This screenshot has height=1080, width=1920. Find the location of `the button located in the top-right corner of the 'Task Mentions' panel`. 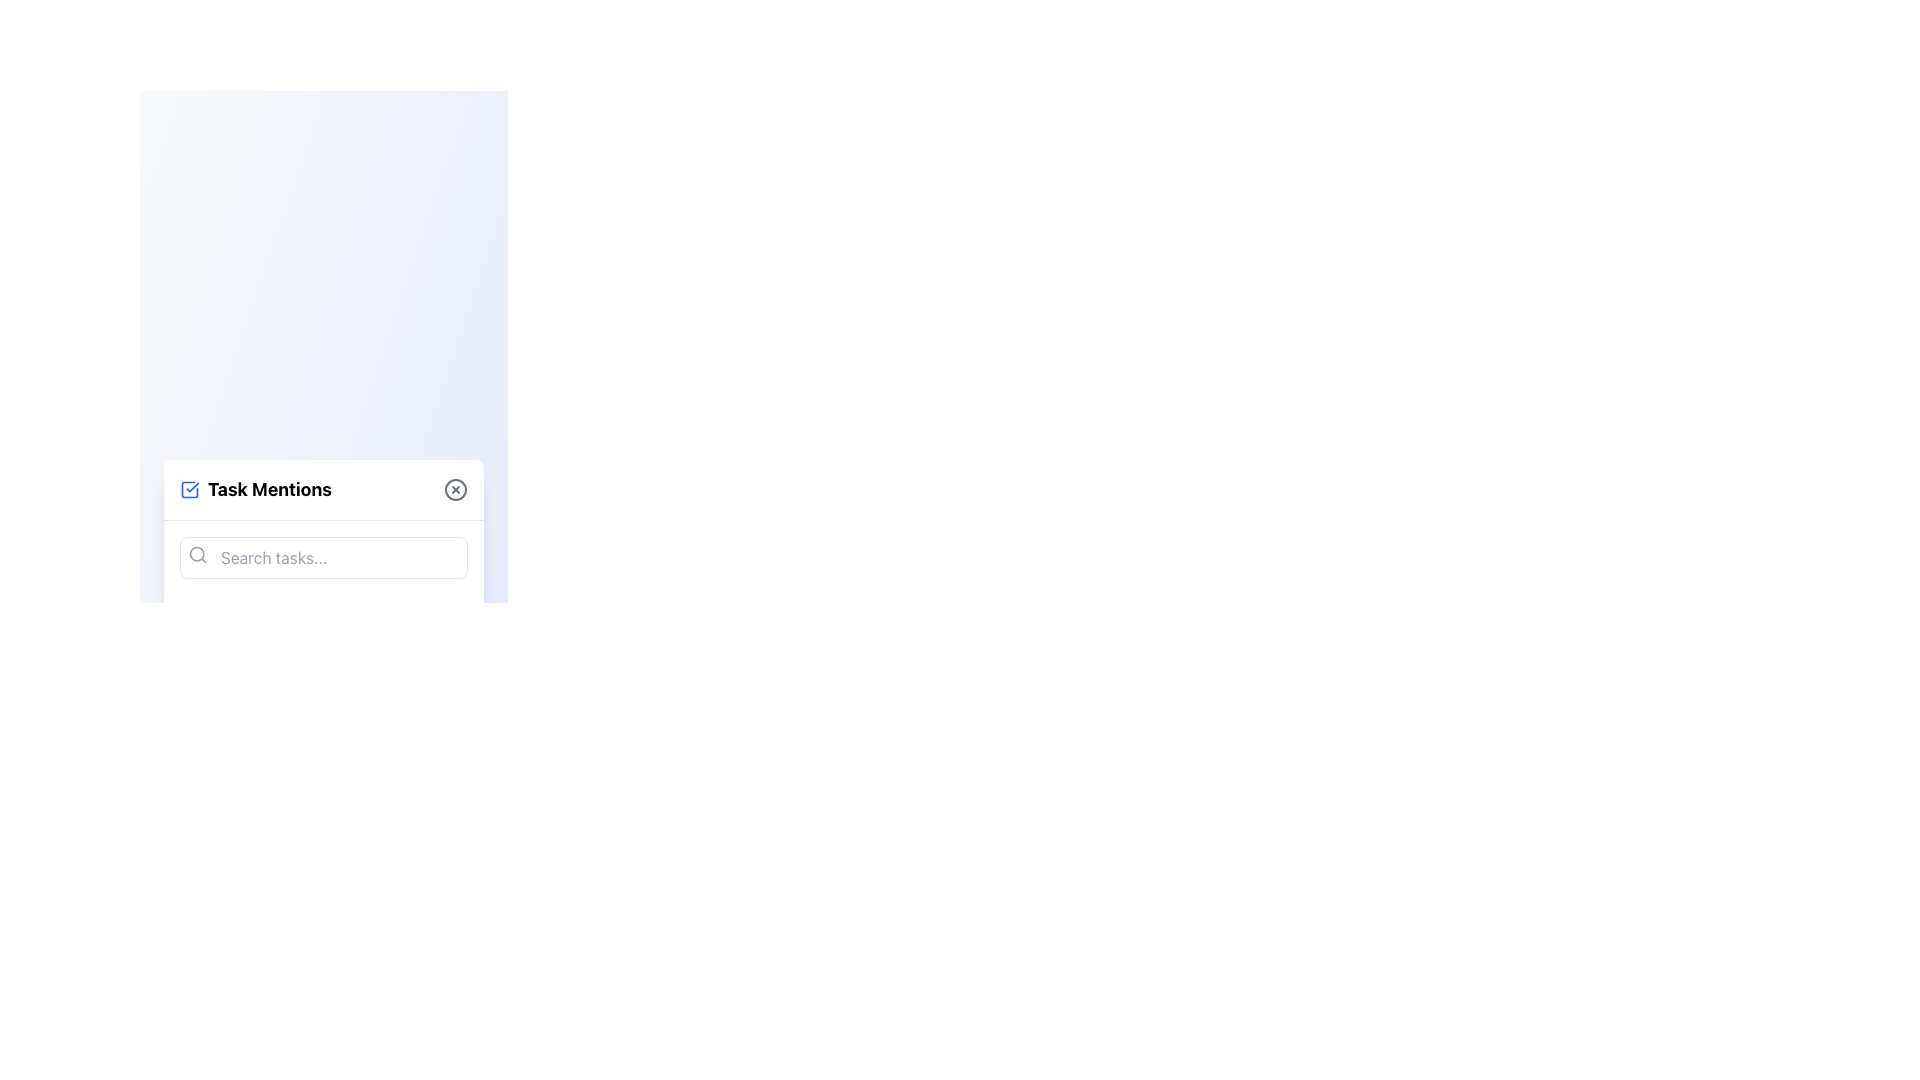

the button located in the top-right corner of the 'Task Mentions' panel is located at coordinates (455, 489).